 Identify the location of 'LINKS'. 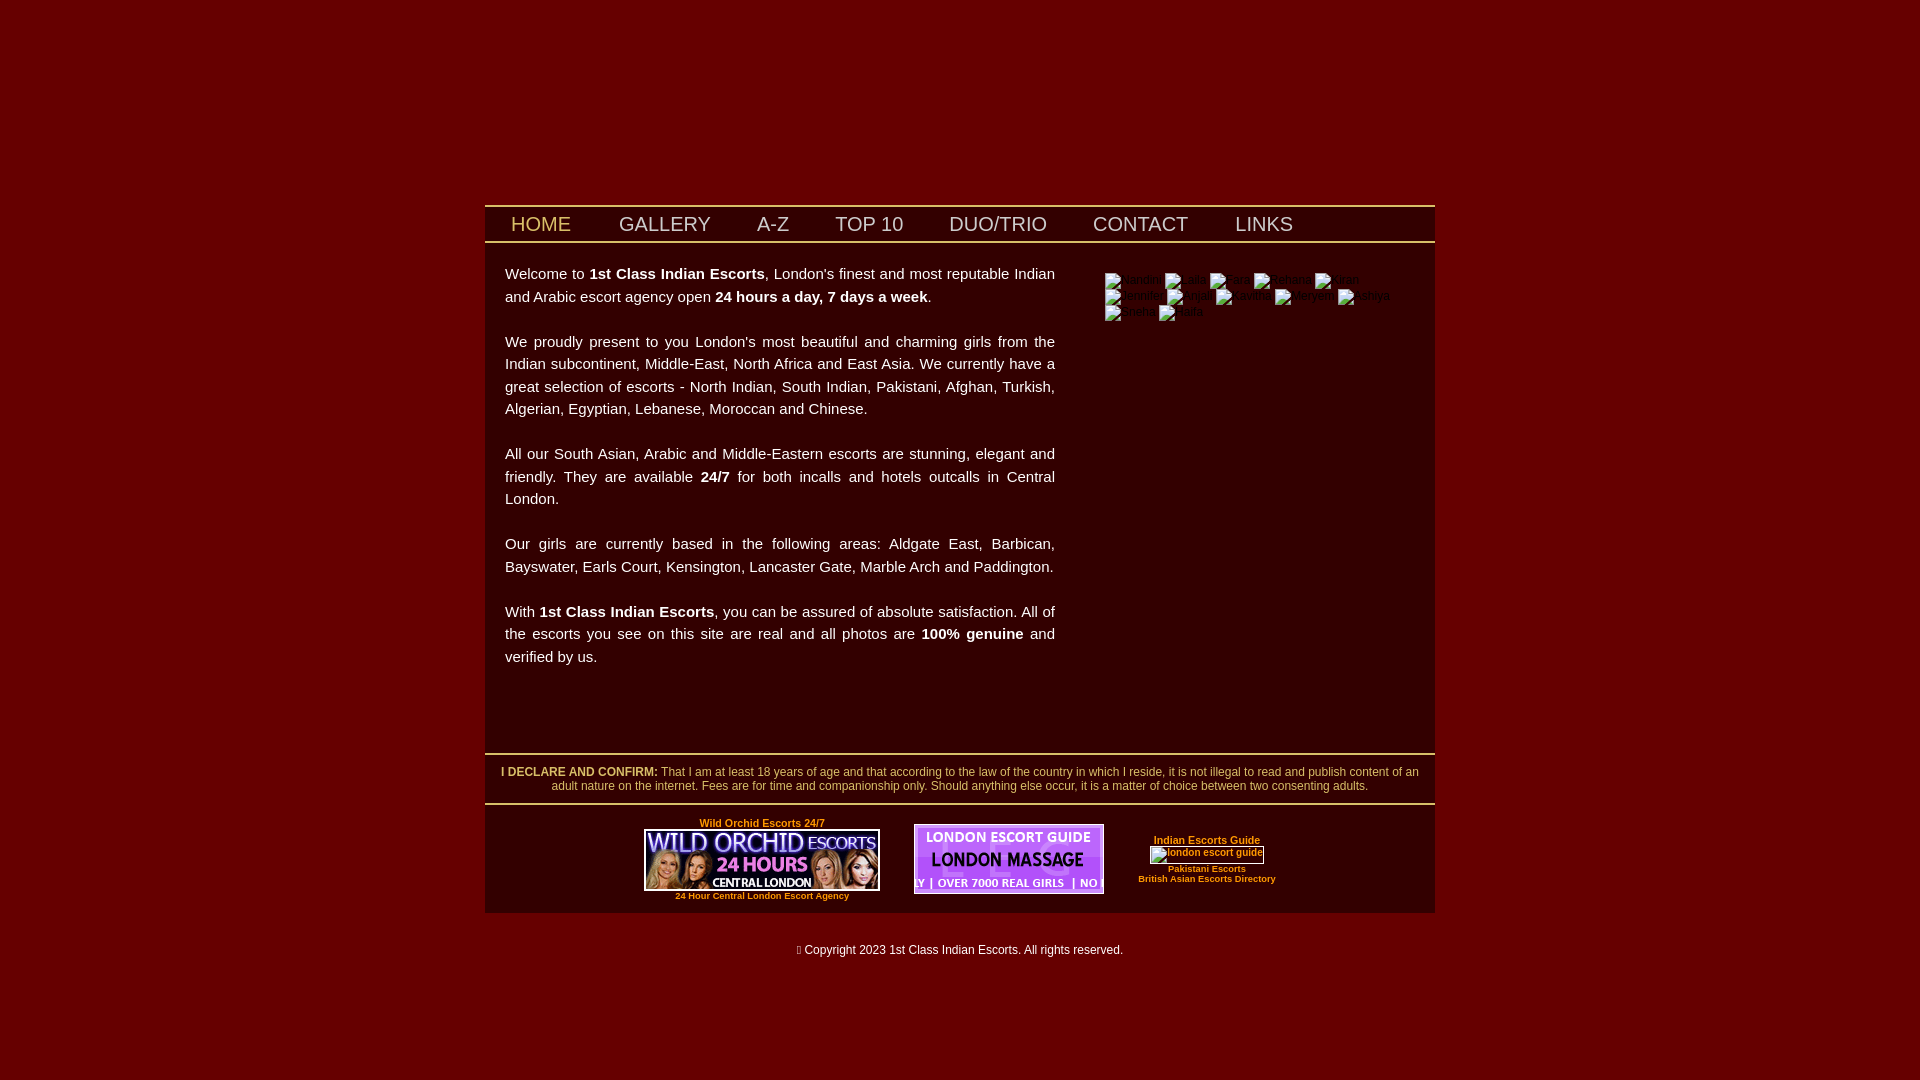
(1210, 223).